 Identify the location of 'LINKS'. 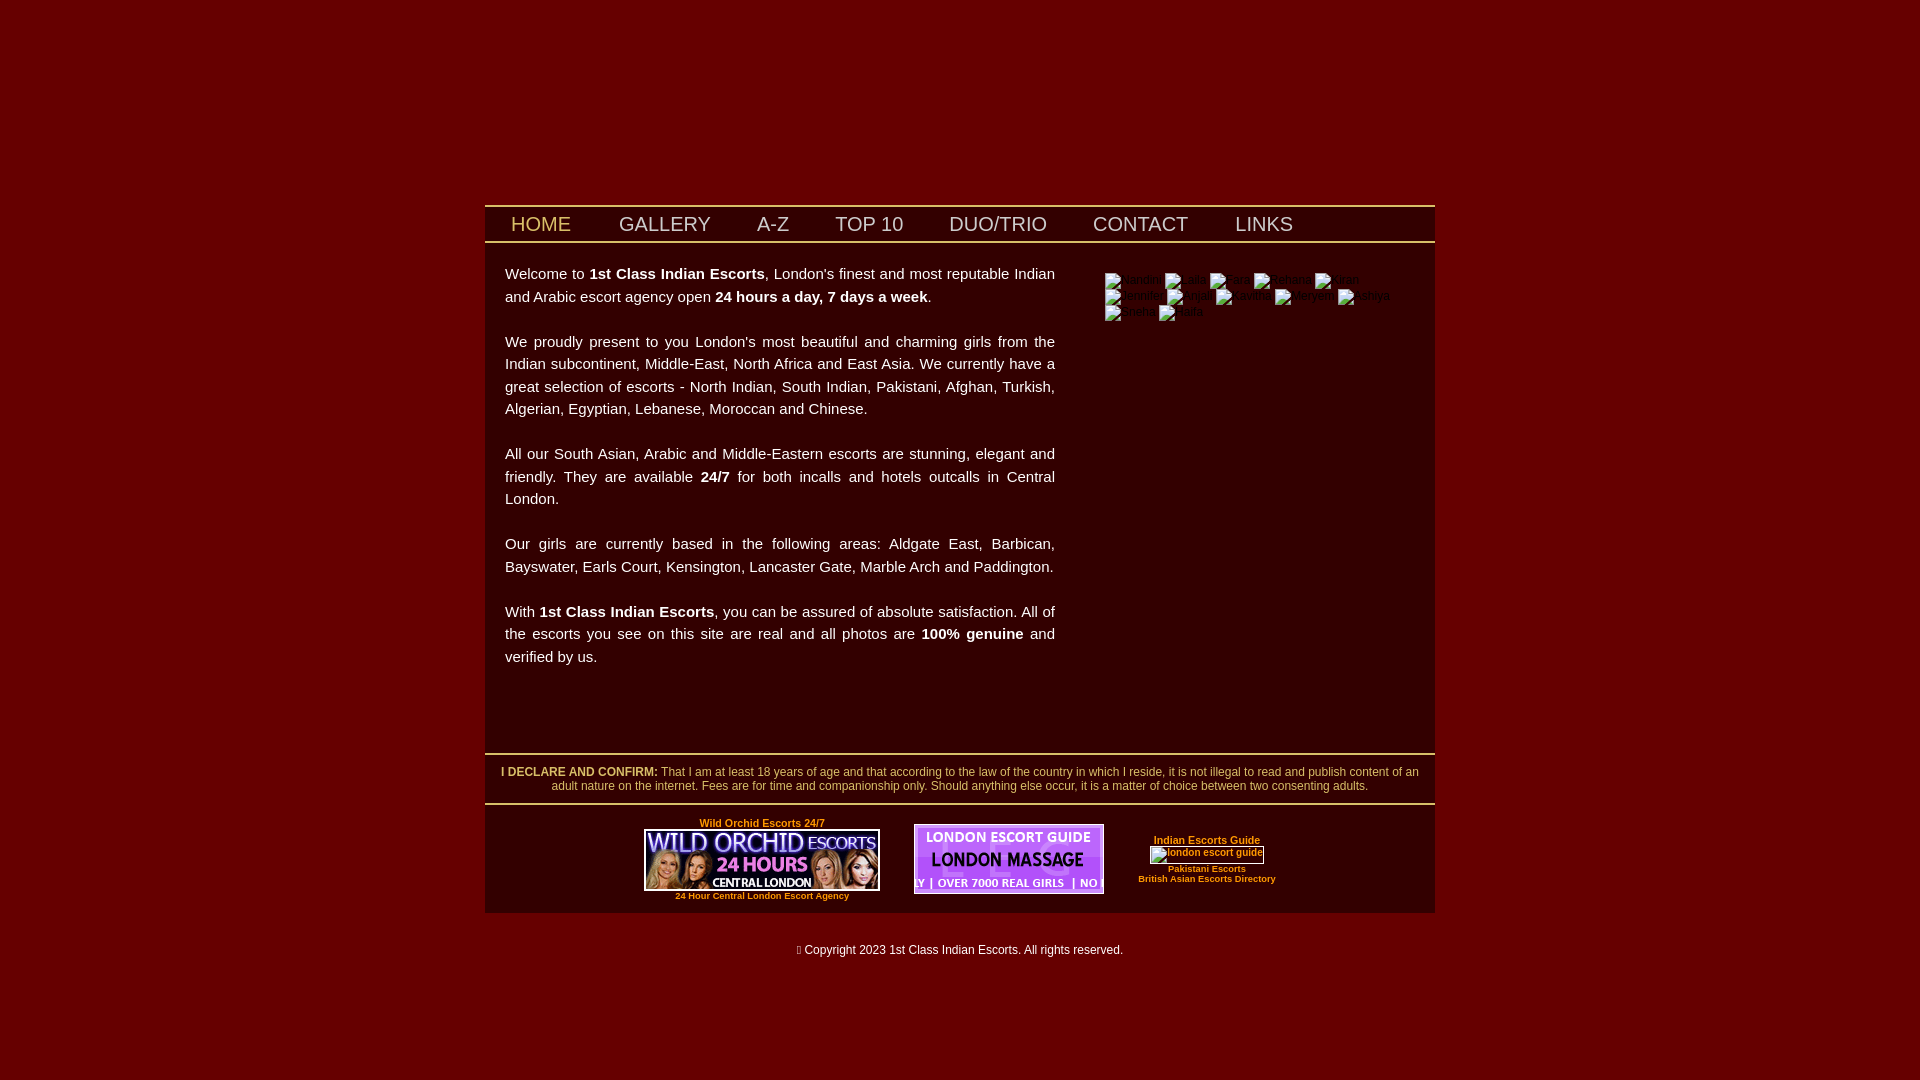
(1210, 223).